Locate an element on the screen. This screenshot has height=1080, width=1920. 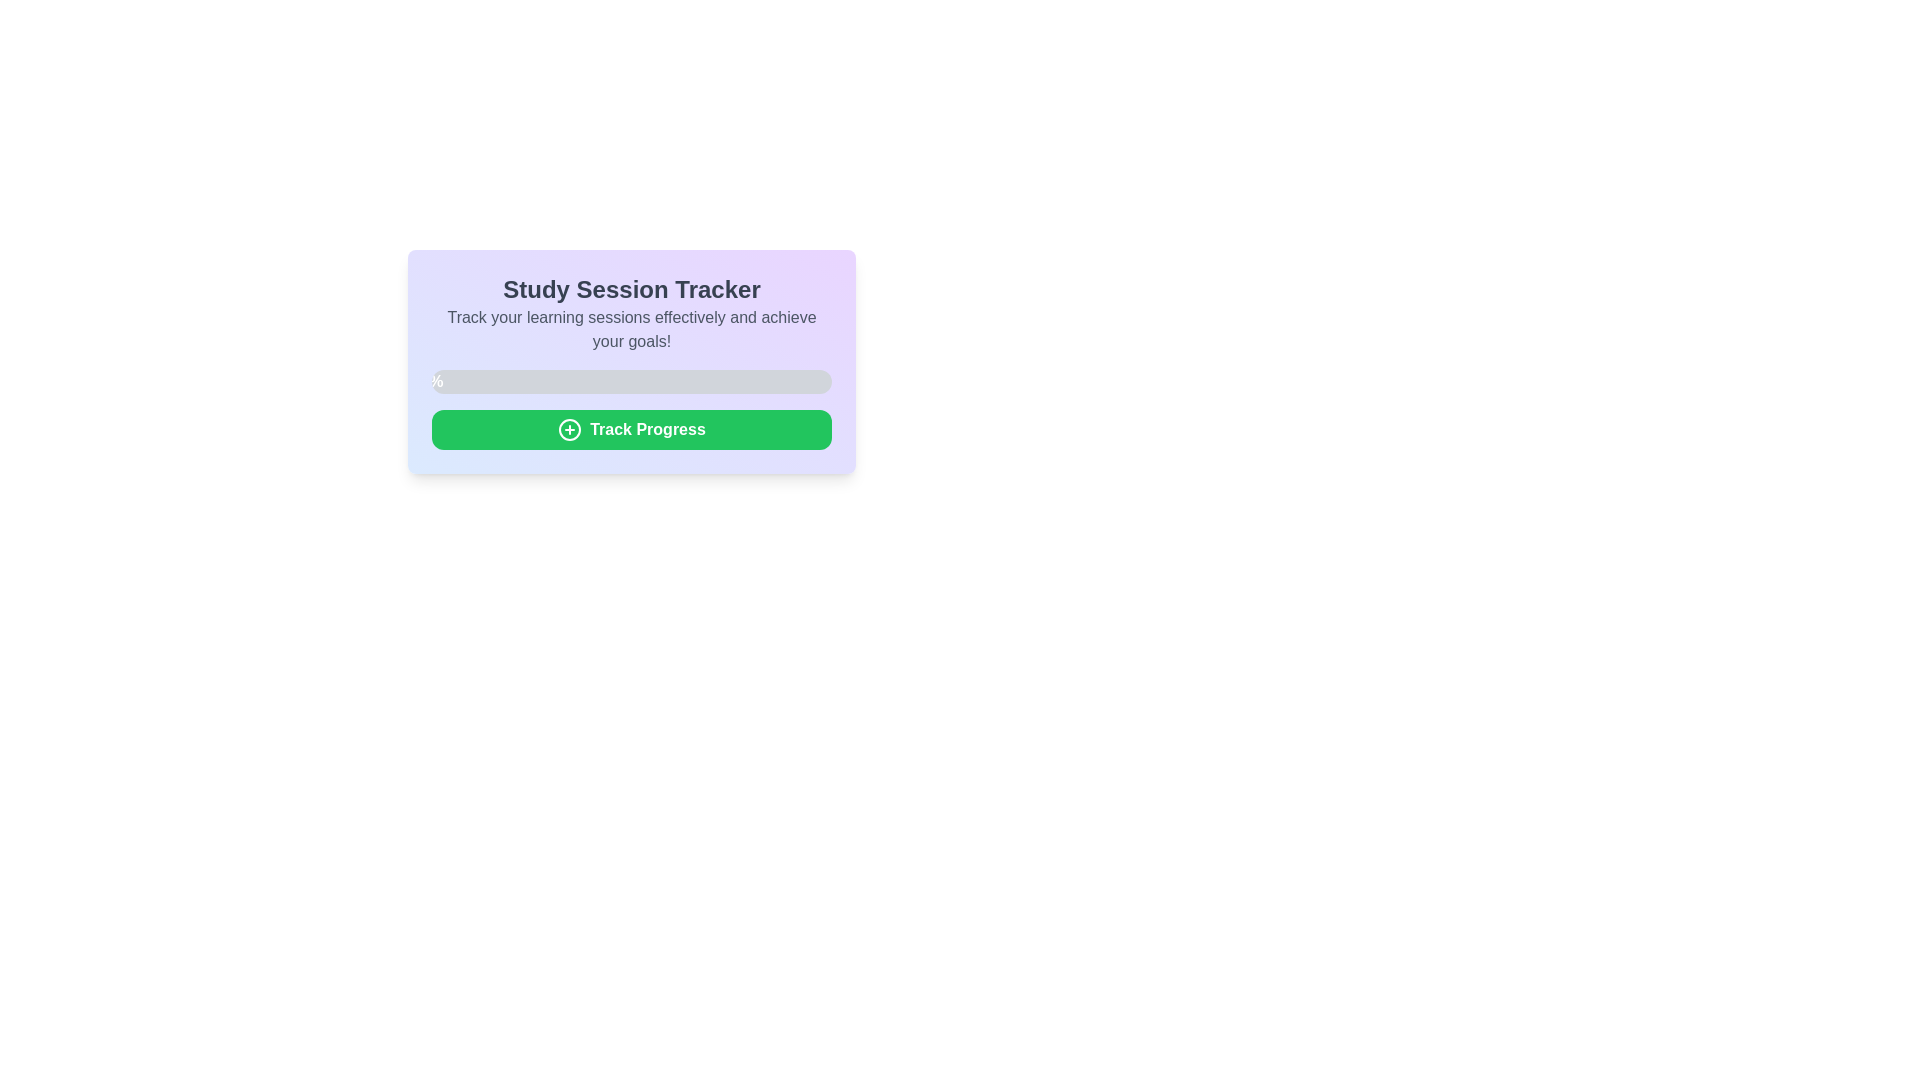
the large, bold title 'Study Session Tracker' displayed in dark-gray color at the top of the card box with a light purple gradient background is located at coordinates (631, 289).